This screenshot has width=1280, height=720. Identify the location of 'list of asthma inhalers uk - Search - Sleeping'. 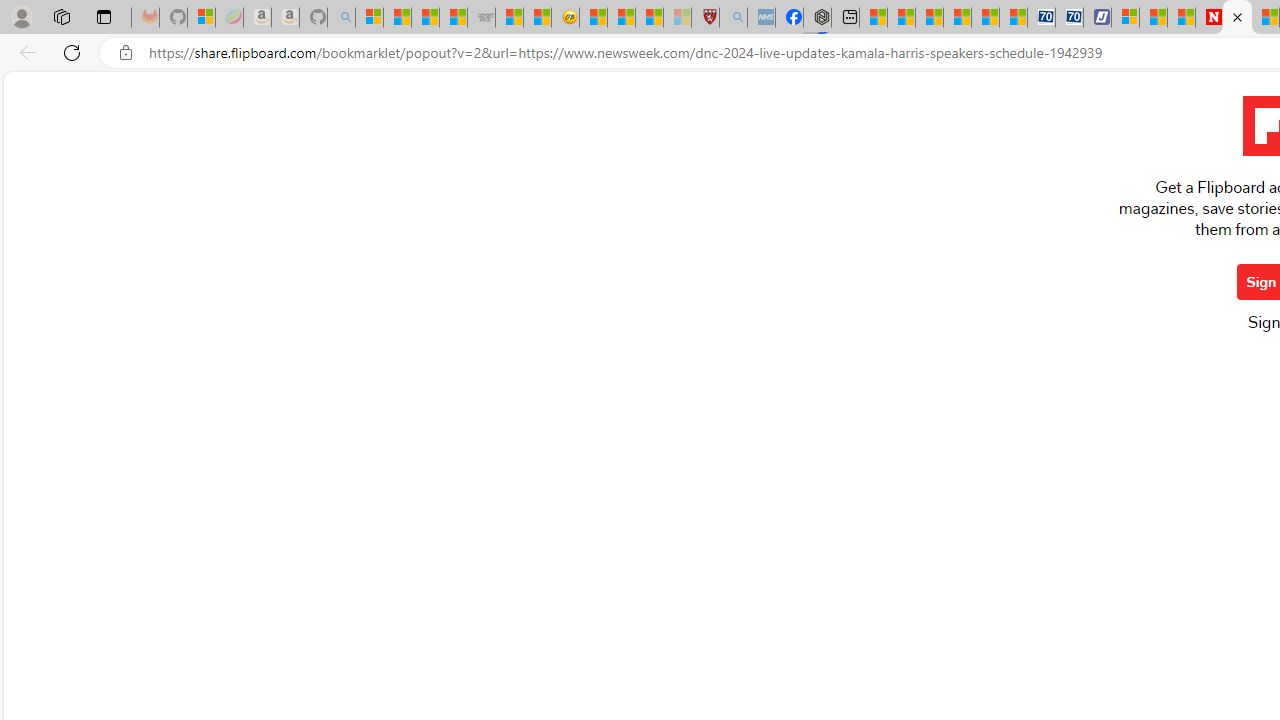
(732, 17).